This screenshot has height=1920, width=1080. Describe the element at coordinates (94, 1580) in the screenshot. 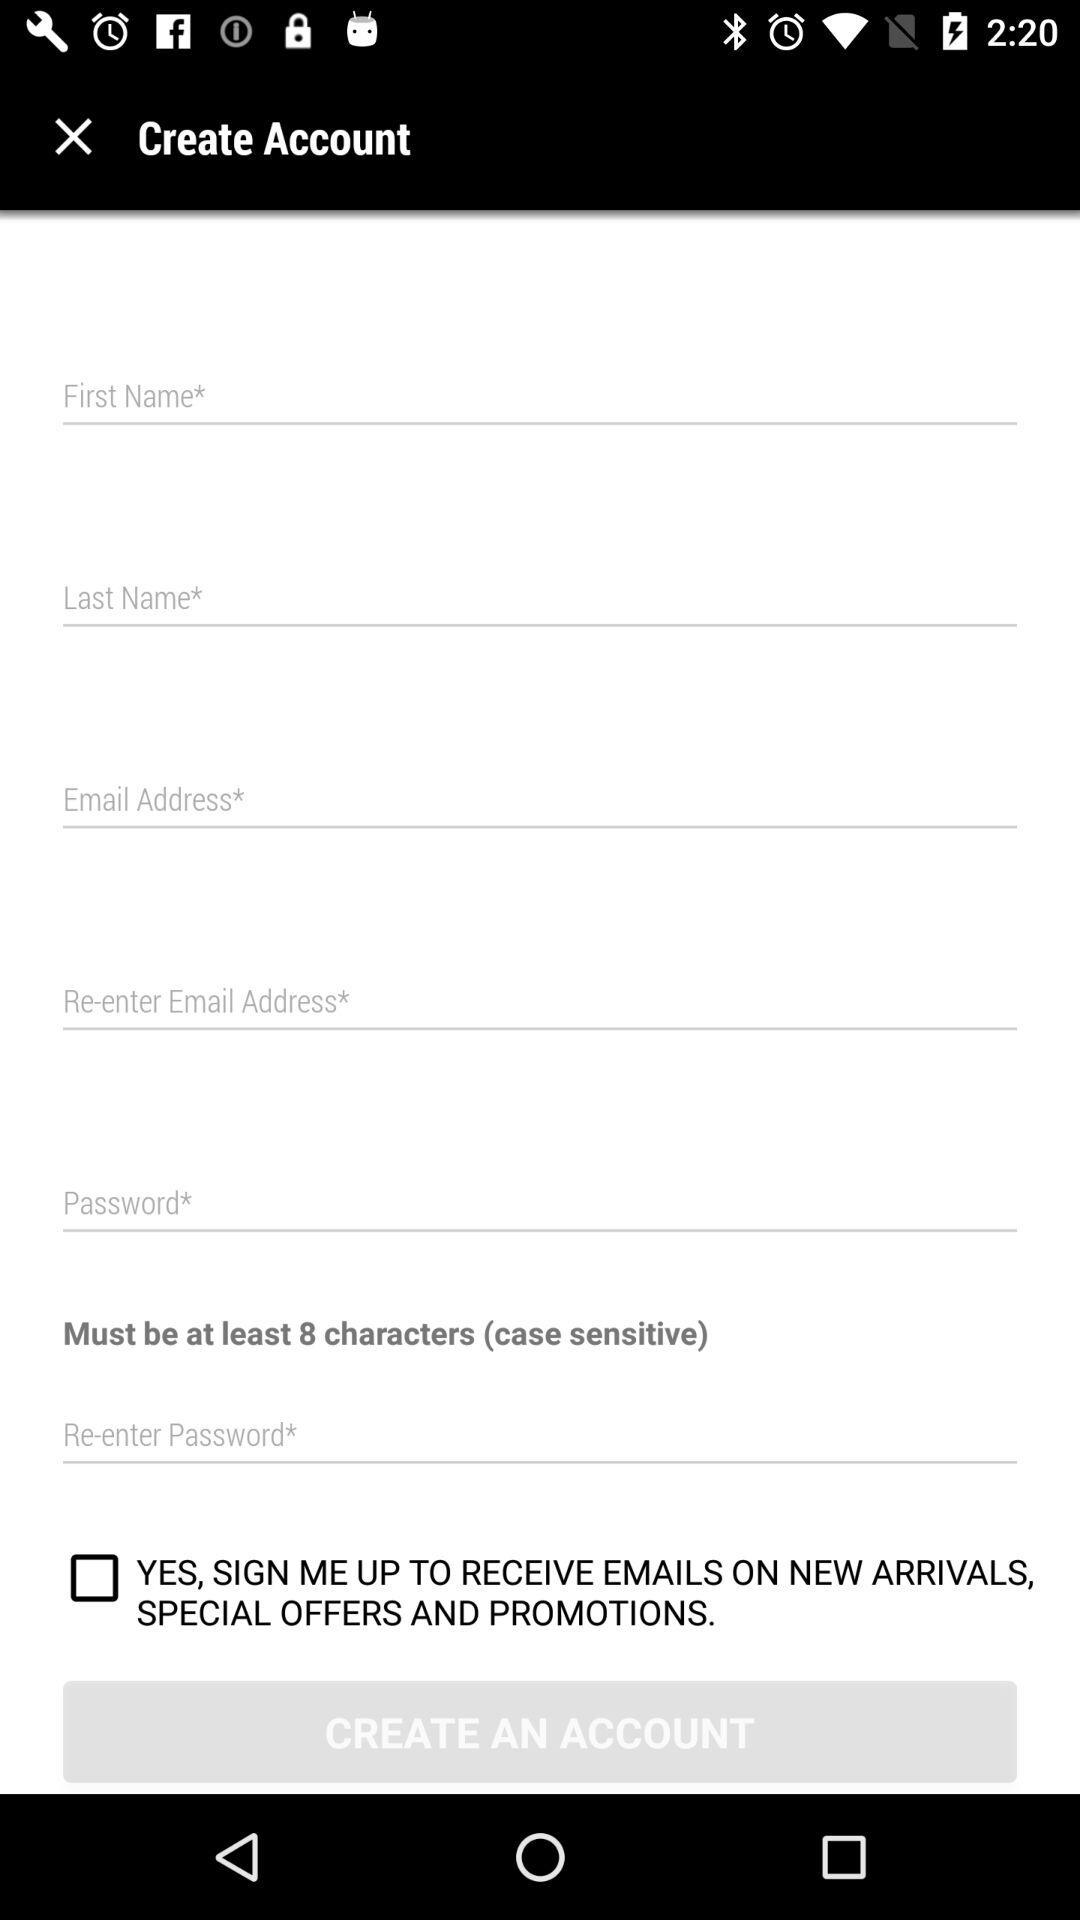

I see `to receive promotional emails` at that location.